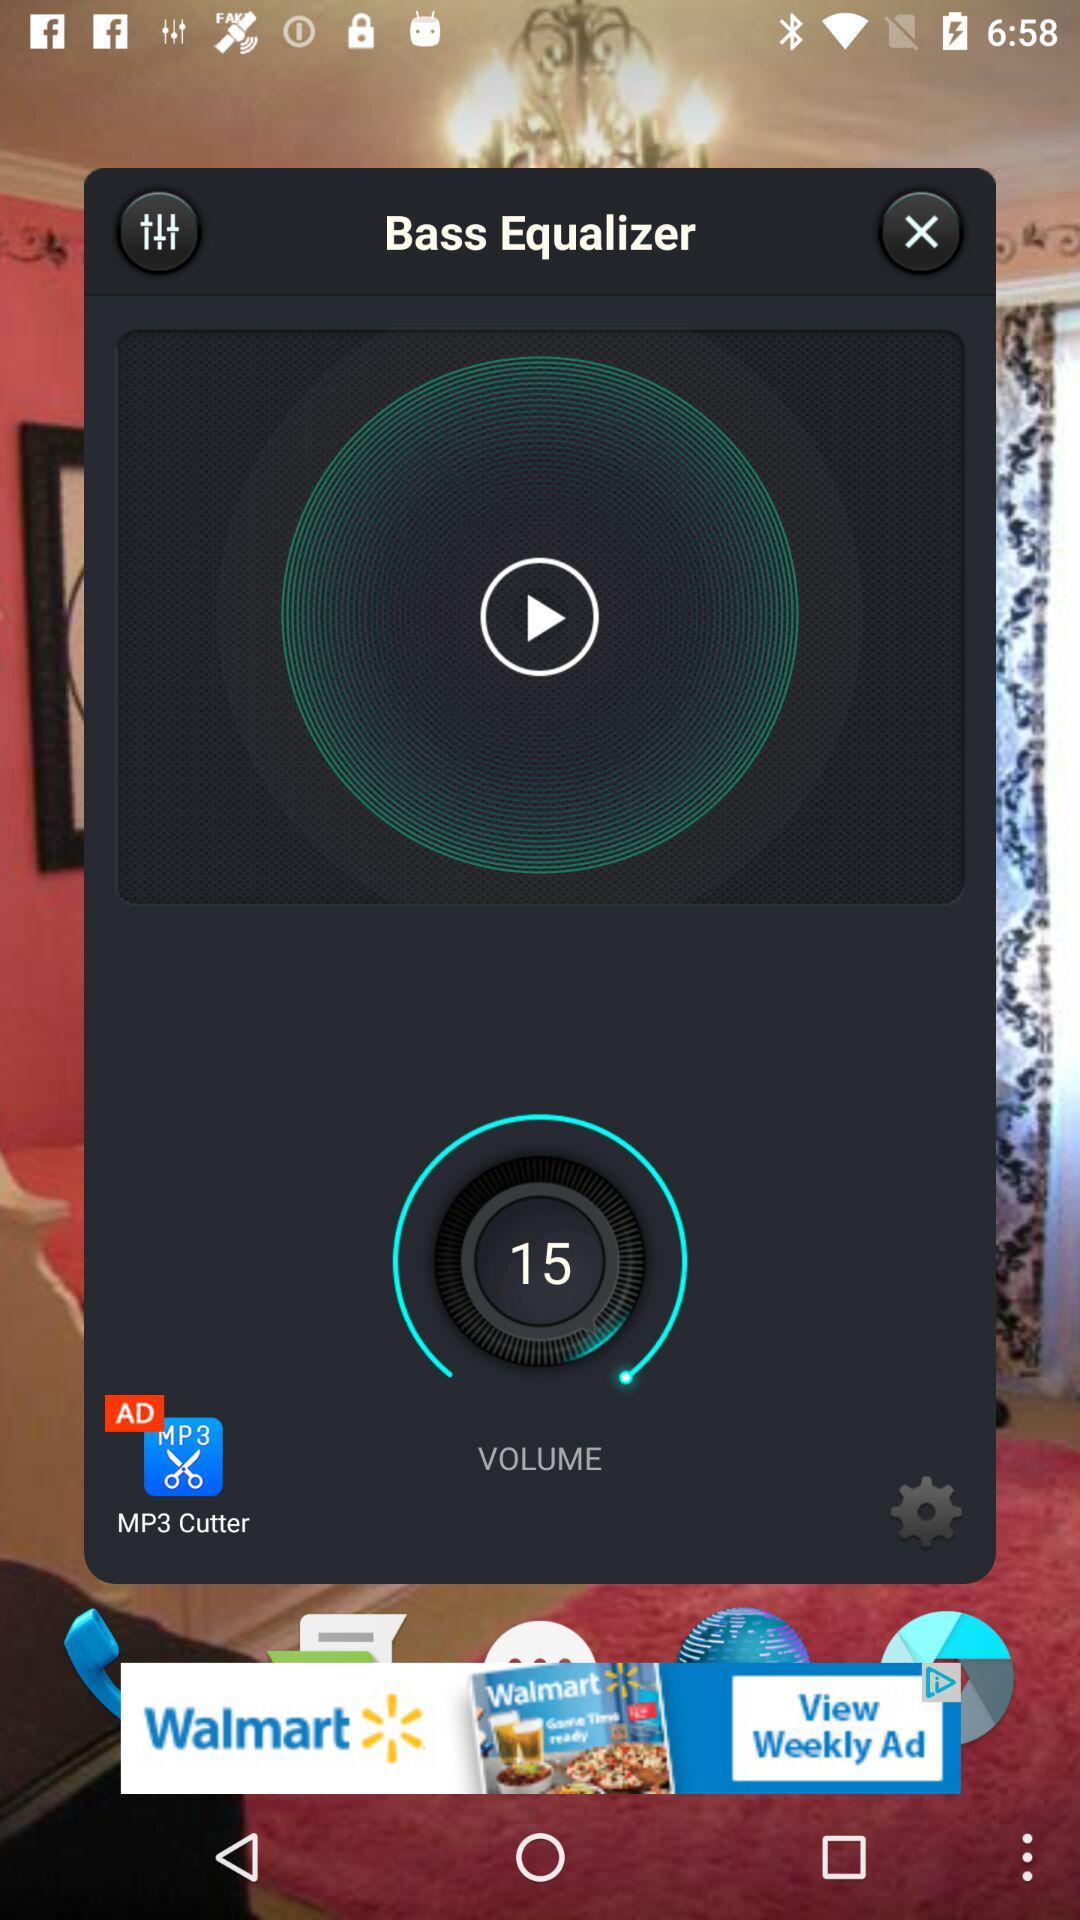 The height and width of the screenshot is (1920, 1080). What do you see at coordinates (157, 231) in the screenshot?
I see `the sliders icon` at bounding box center [157, 231].